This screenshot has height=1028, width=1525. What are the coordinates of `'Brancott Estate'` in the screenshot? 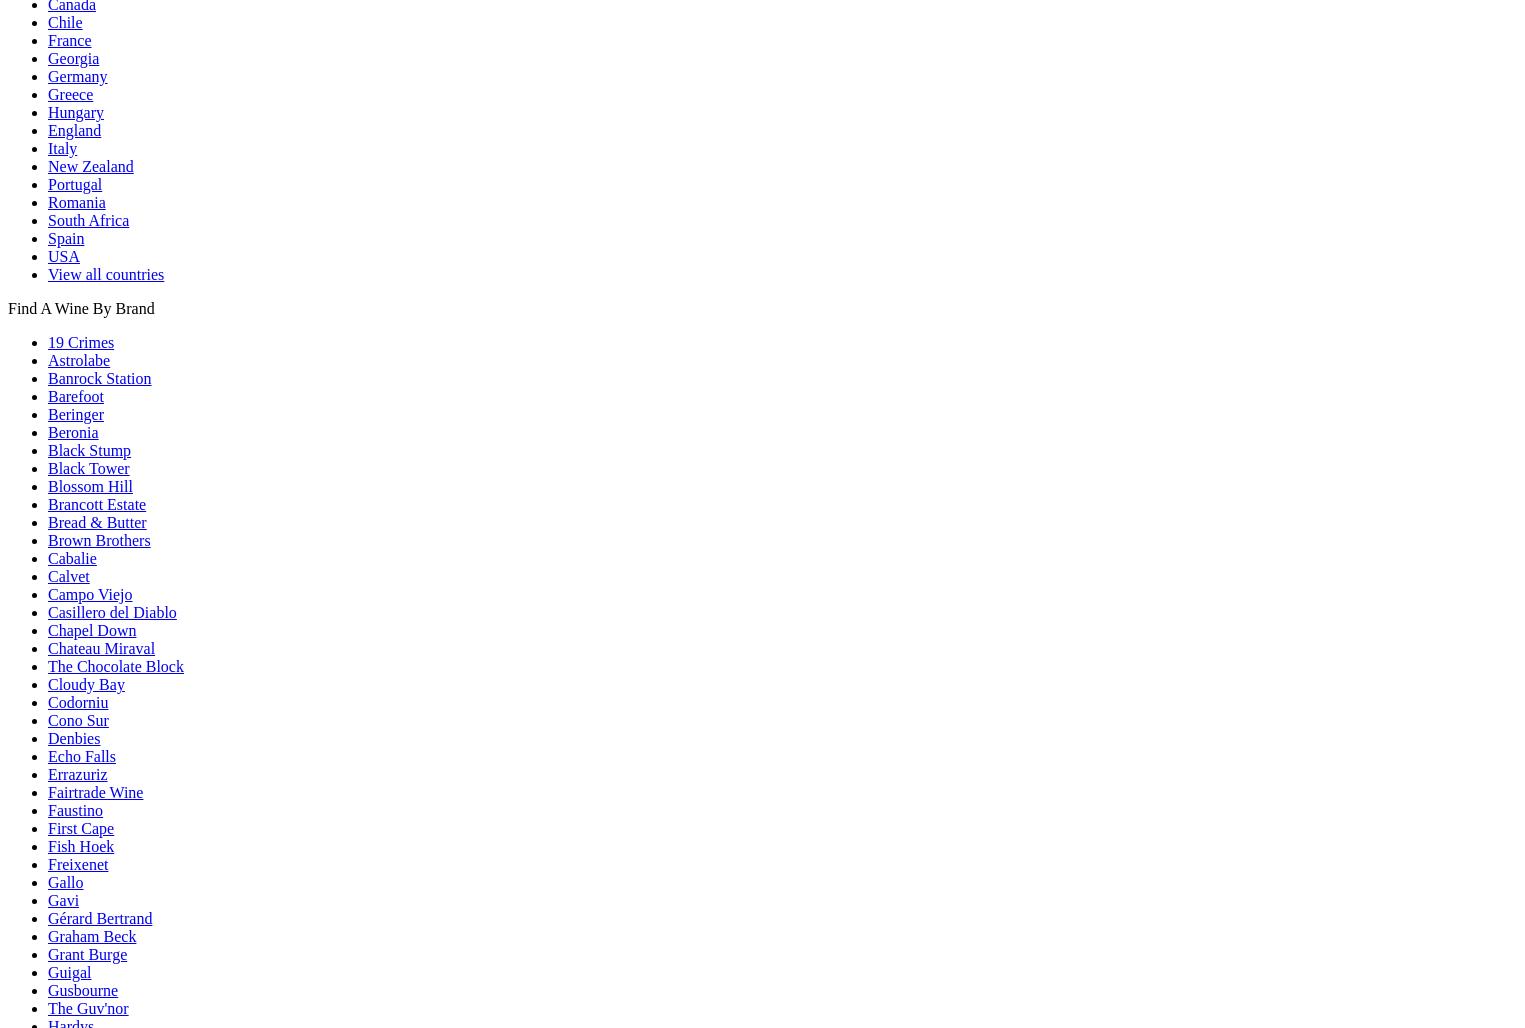 It's located at (96, 502).